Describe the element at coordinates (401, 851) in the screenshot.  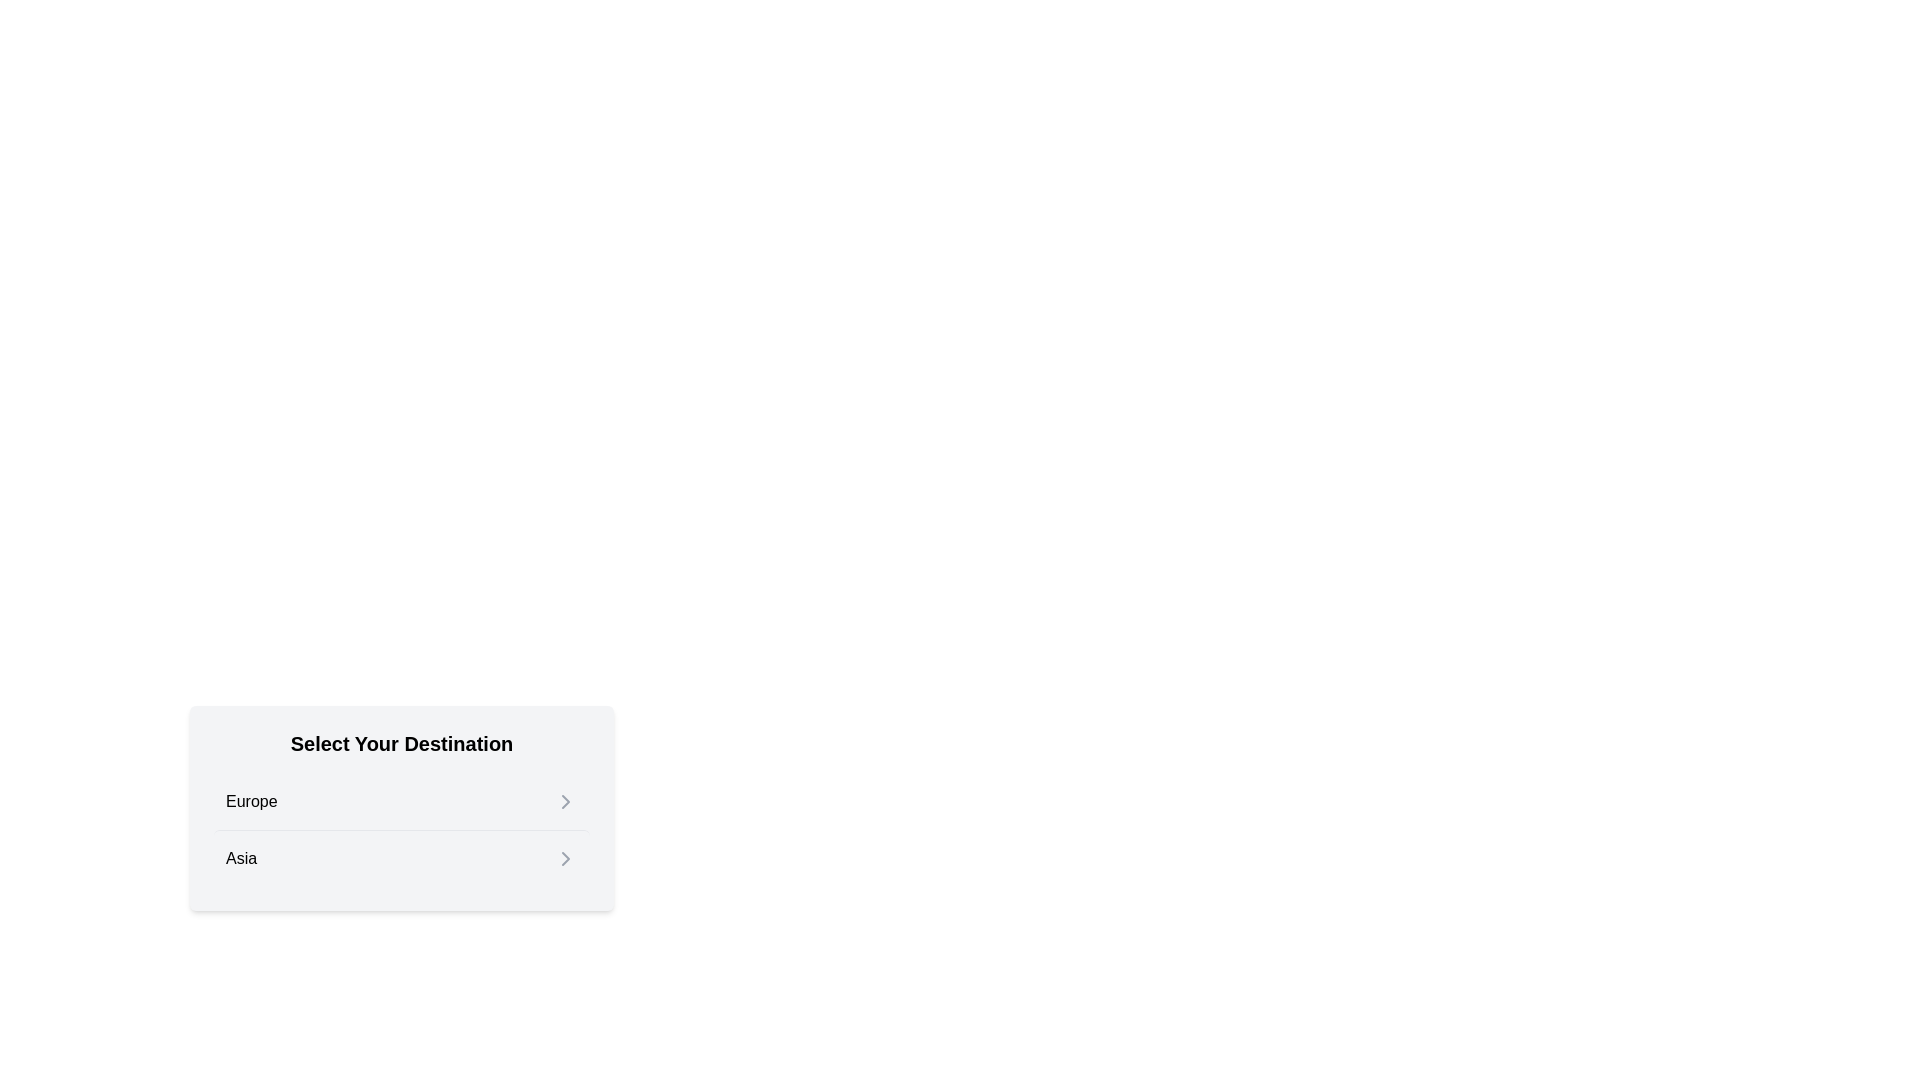
I see `the 'Asia' option in the navigation list` at that location.